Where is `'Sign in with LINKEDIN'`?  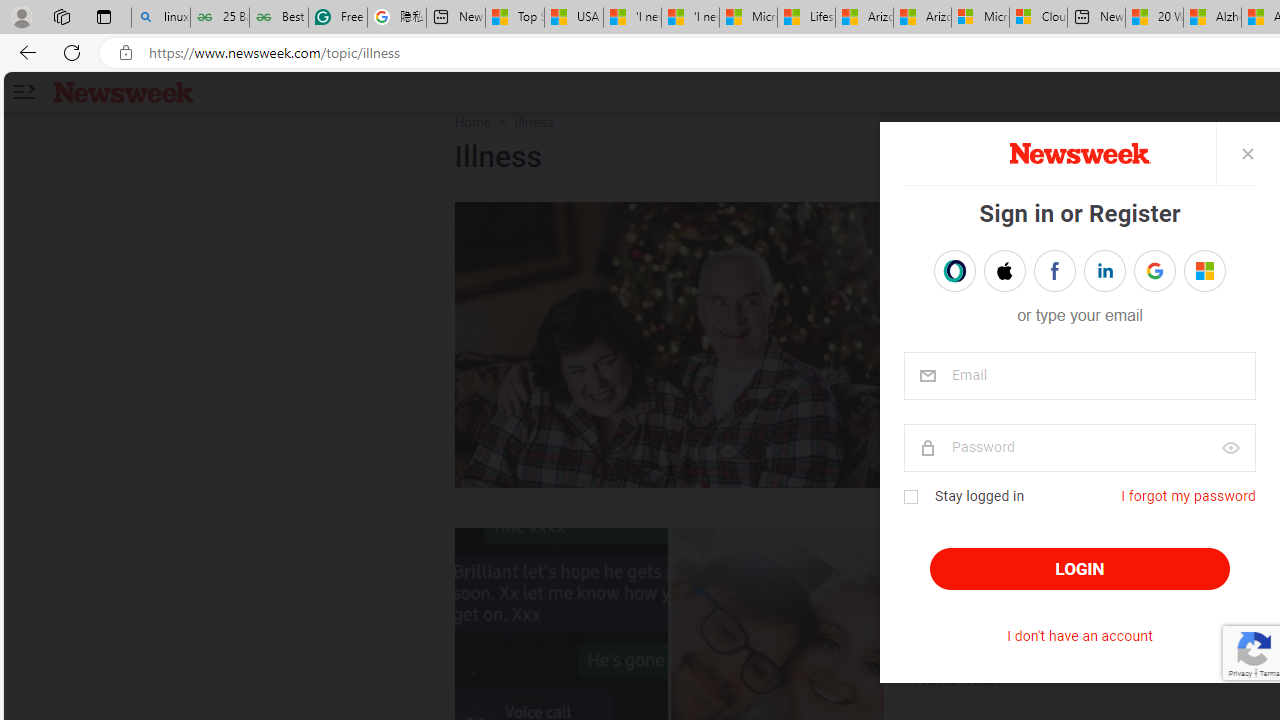 'Sign in with LINKEDIN' is located at coordinates (1103, 271).